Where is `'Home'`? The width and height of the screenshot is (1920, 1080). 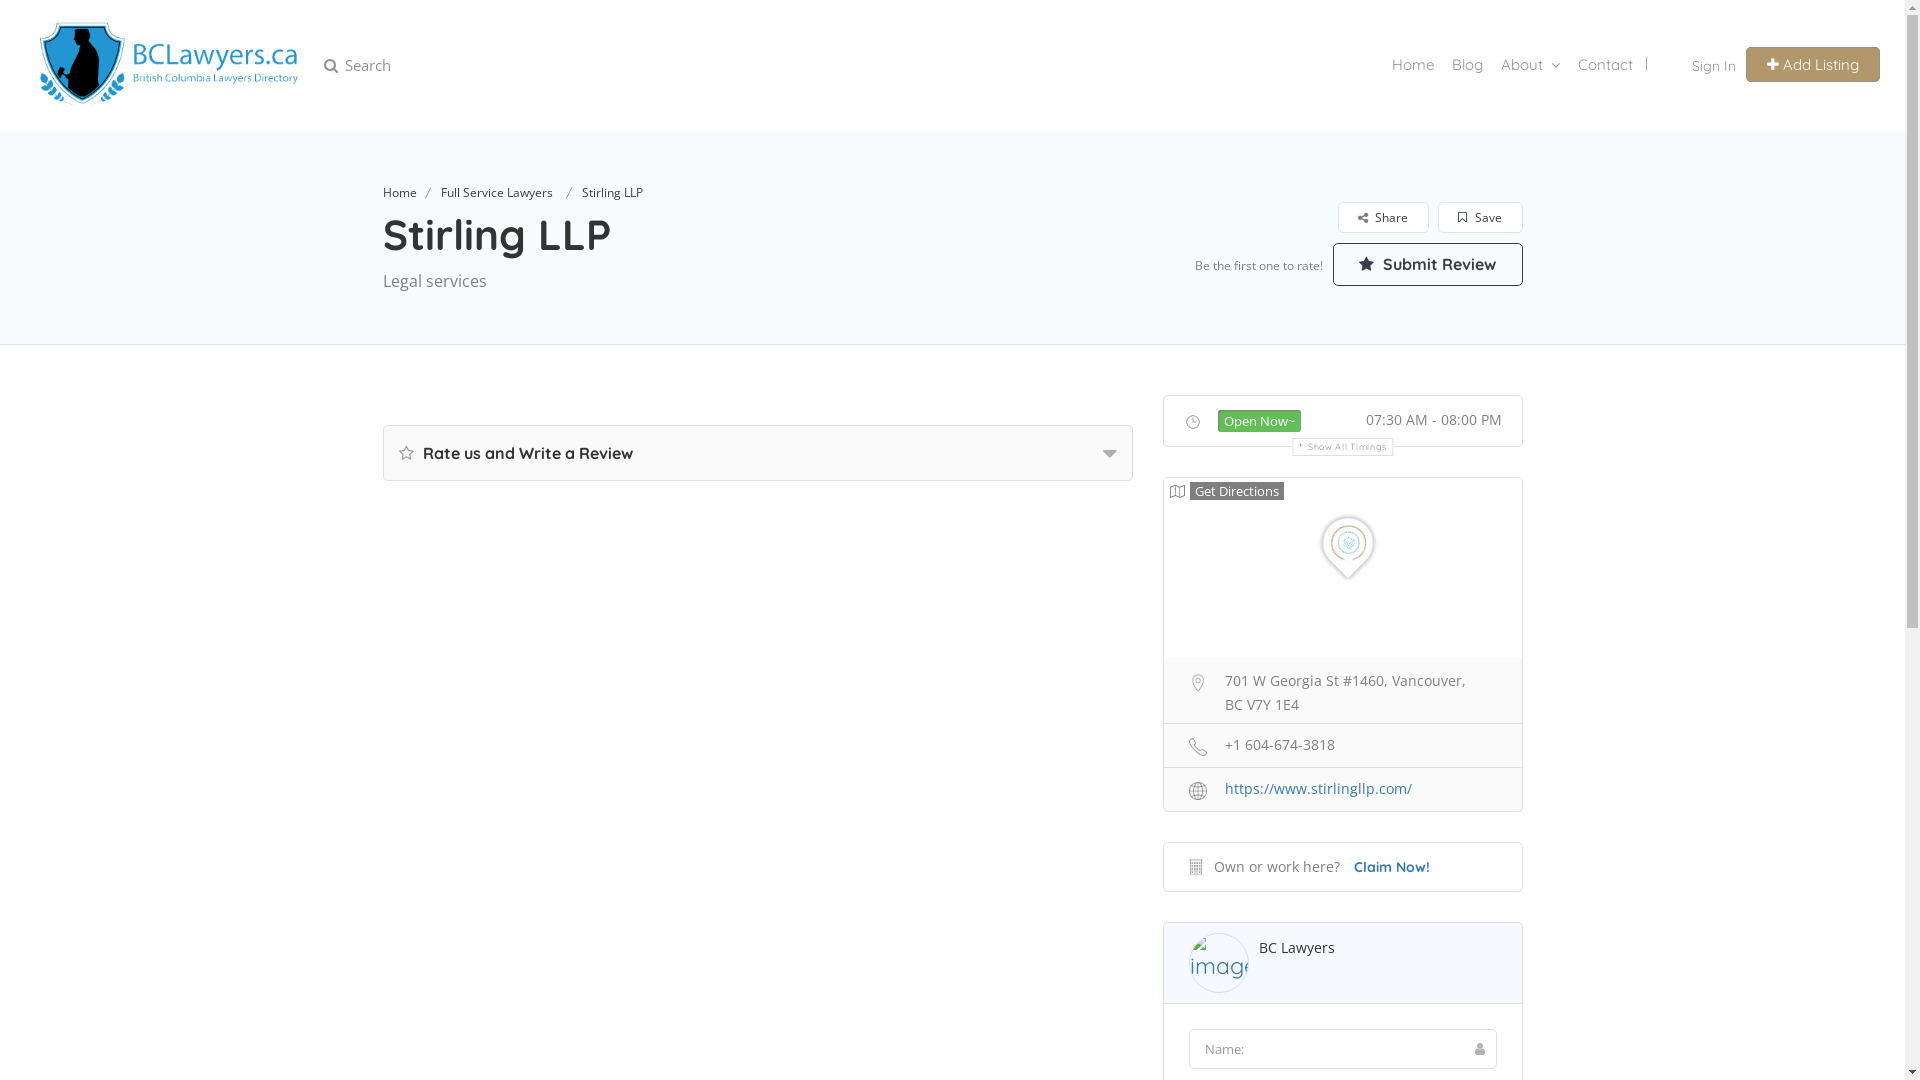 'Home' is located at coordinates (1411, 62).